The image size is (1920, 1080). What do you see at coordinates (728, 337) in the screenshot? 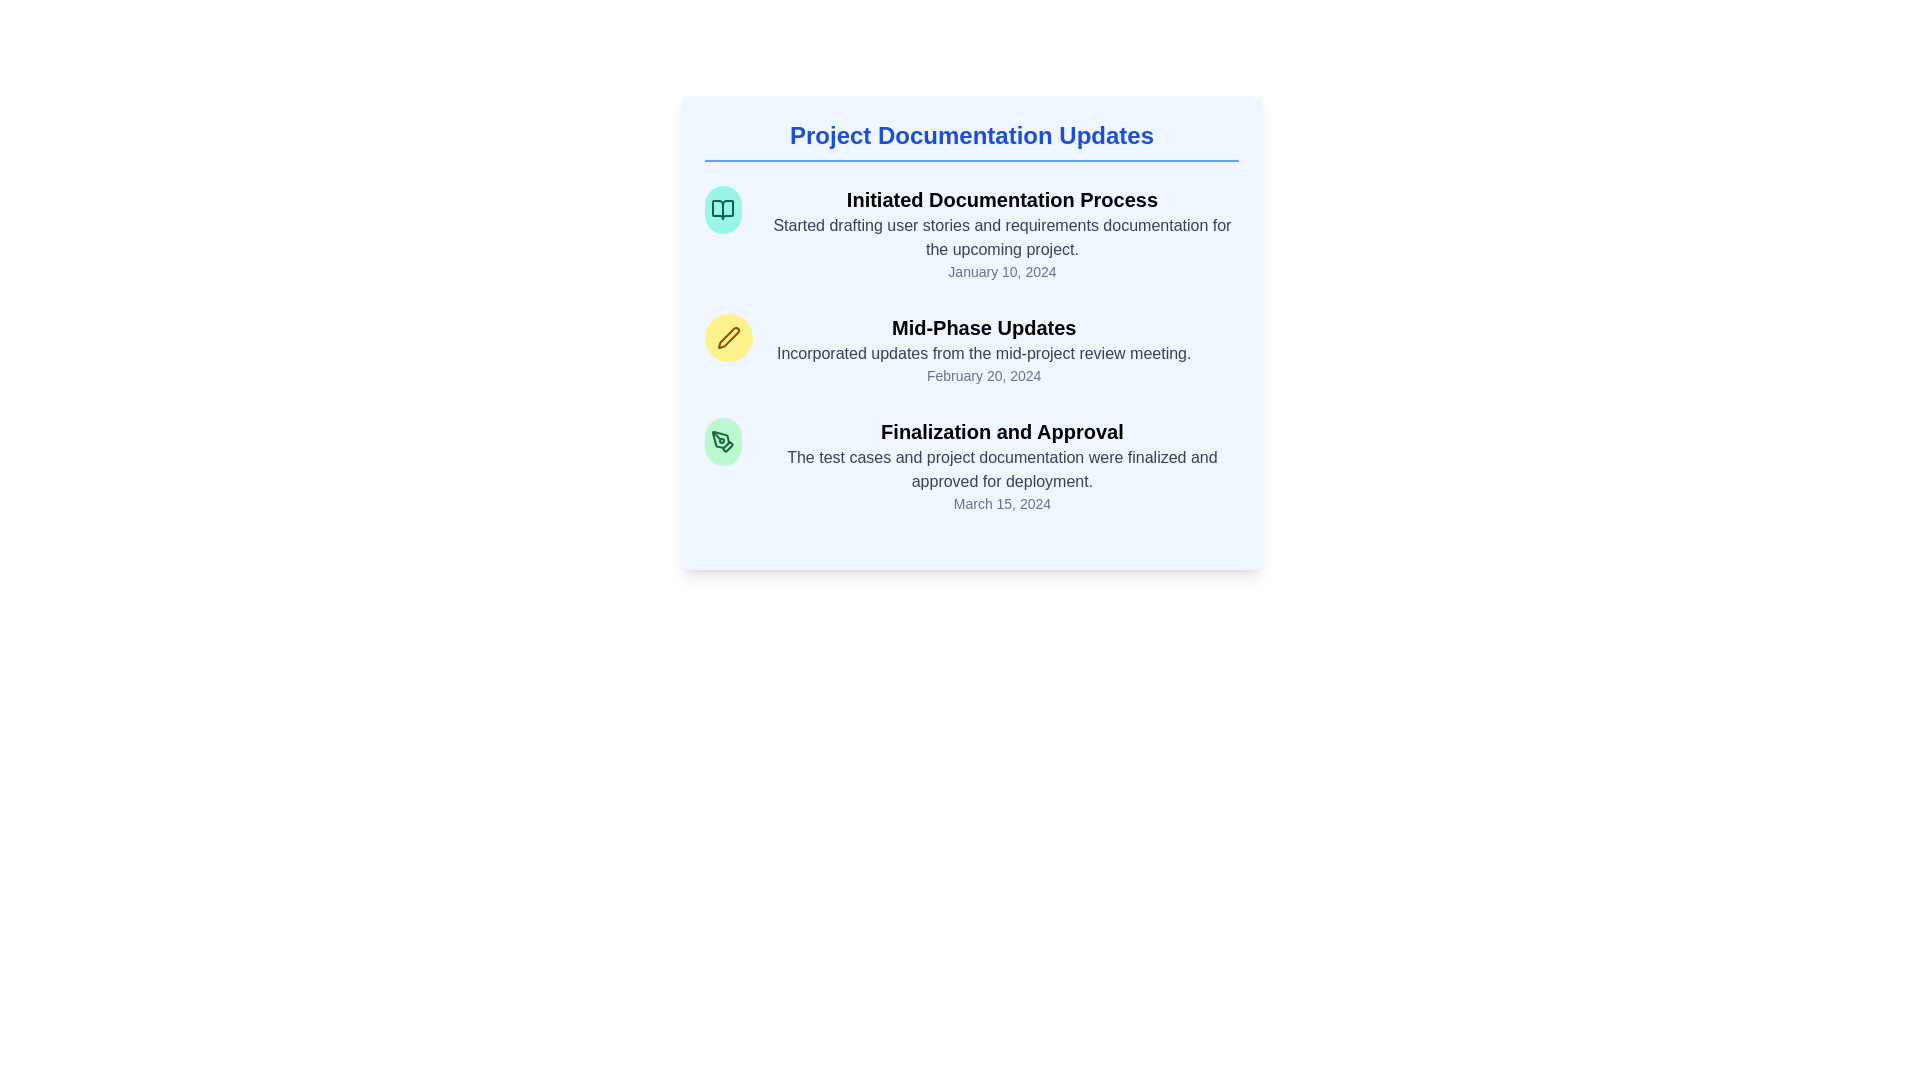
I see `the icon that signifies the 'Mid-Phase Updates' point, located to the left of the associated text` at bounding box center [728, 337].